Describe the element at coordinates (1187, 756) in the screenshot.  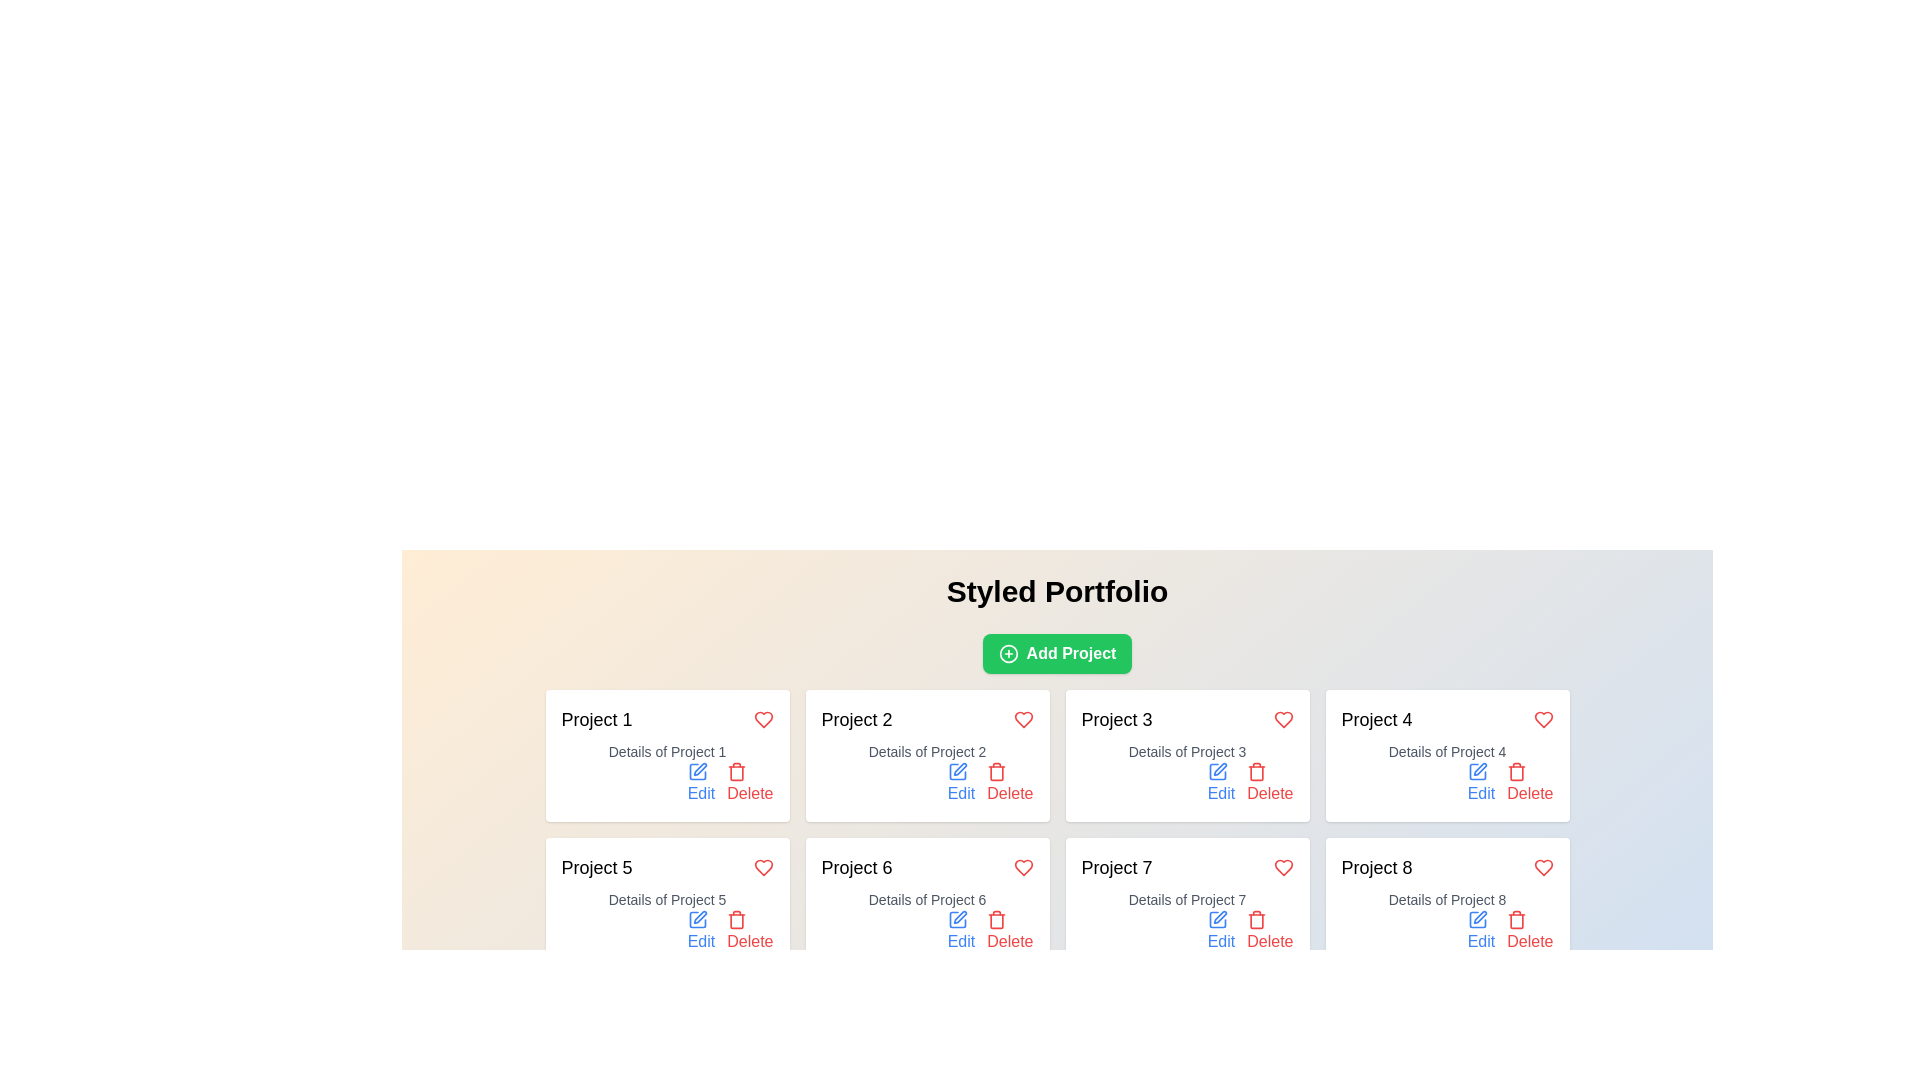
I see `the project card located in the top row, third column of the grid layout` at that location.